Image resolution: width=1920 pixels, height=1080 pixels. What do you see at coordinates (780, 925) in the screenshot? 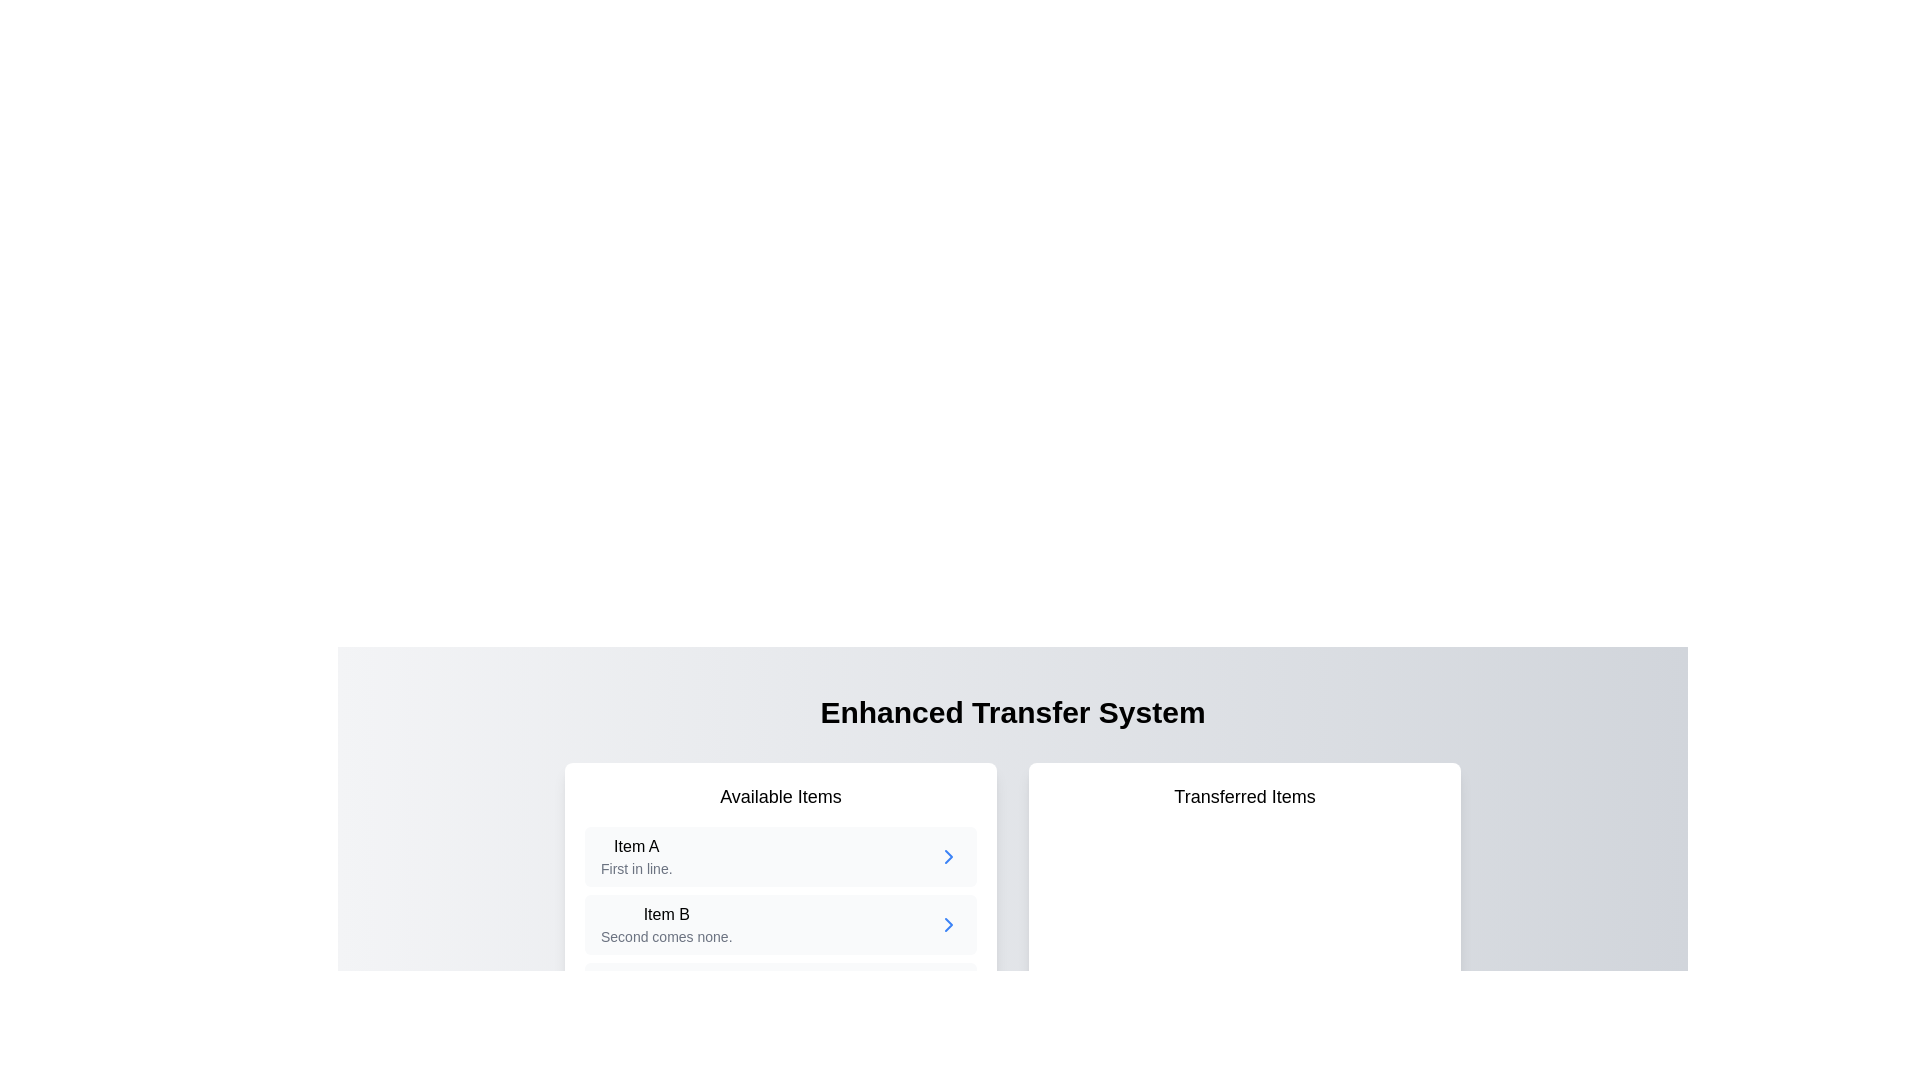
I see `the list item labeled 'Item B' with subtext 'Second comes none.'` at bounding box center [780, 925].